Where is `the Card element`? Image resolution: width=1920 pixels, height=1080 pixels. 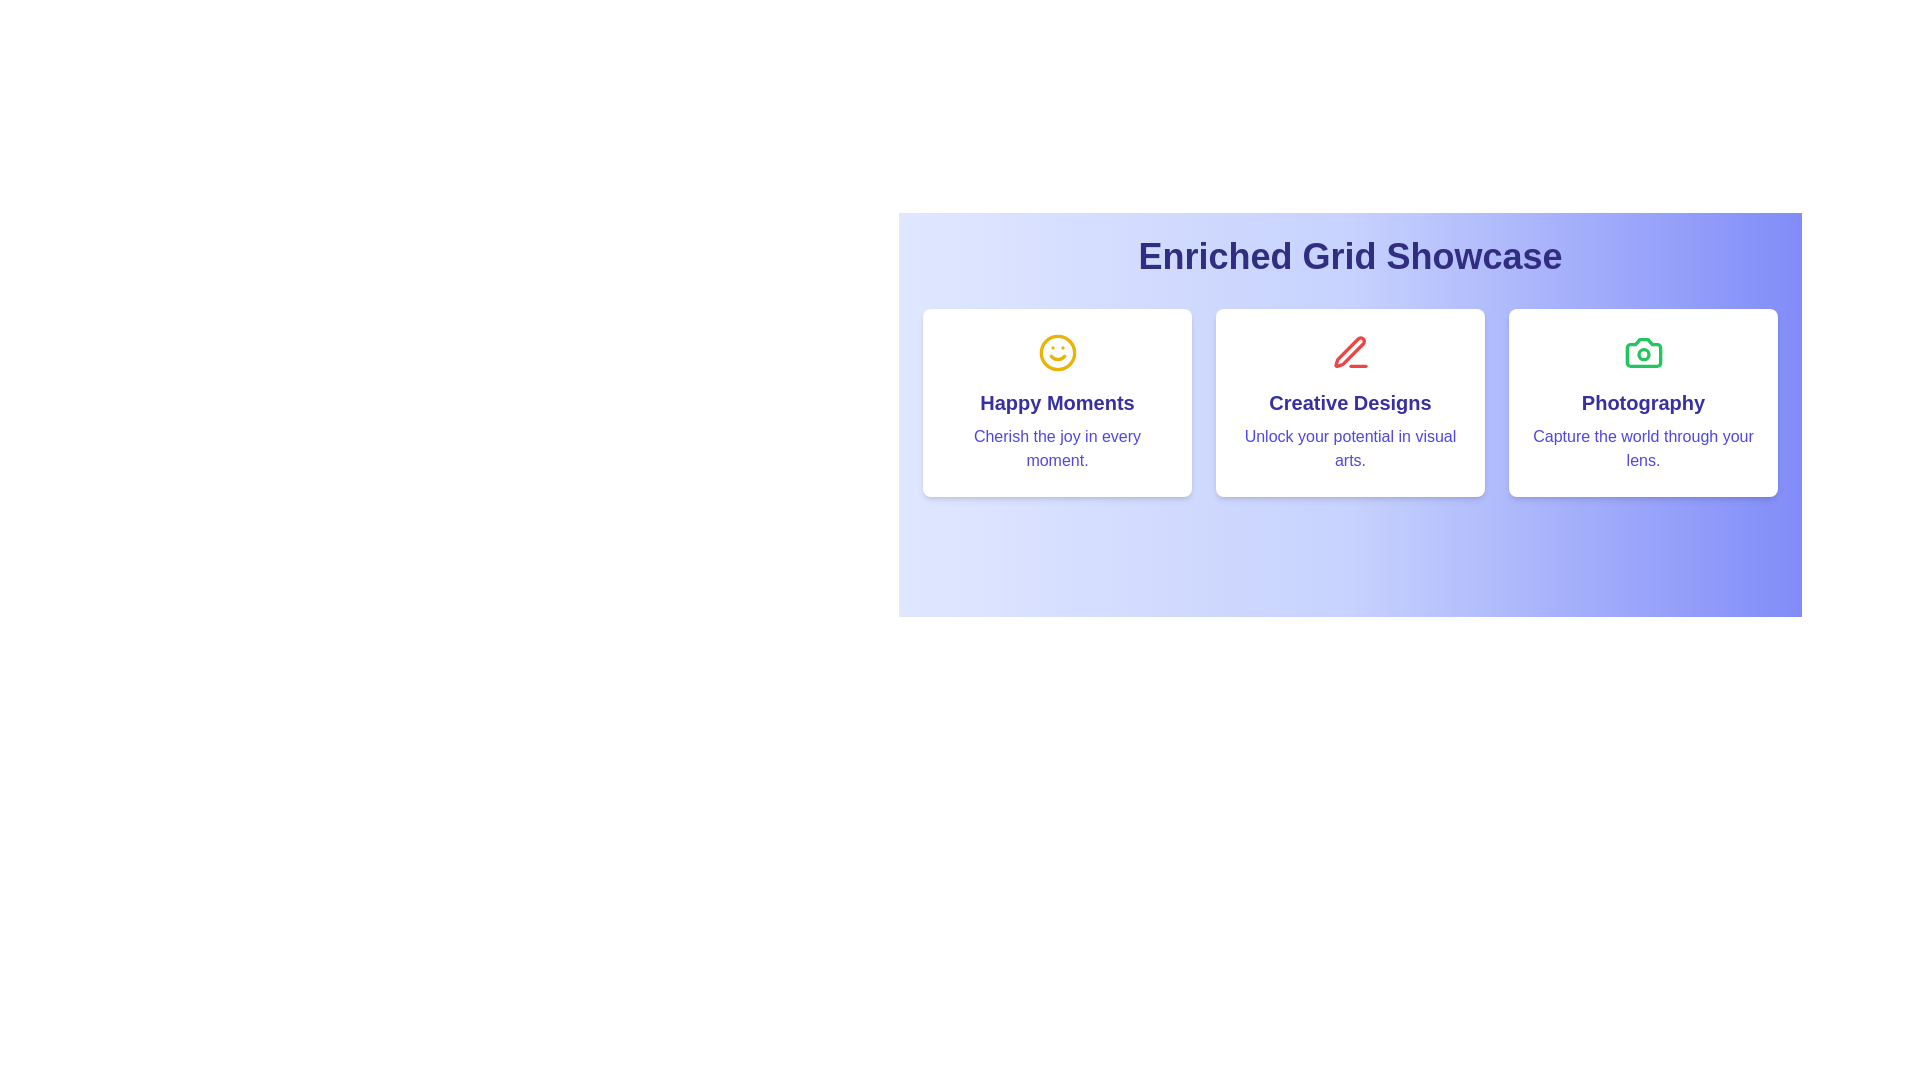 the Card element is located at coordinates (1350, 402).